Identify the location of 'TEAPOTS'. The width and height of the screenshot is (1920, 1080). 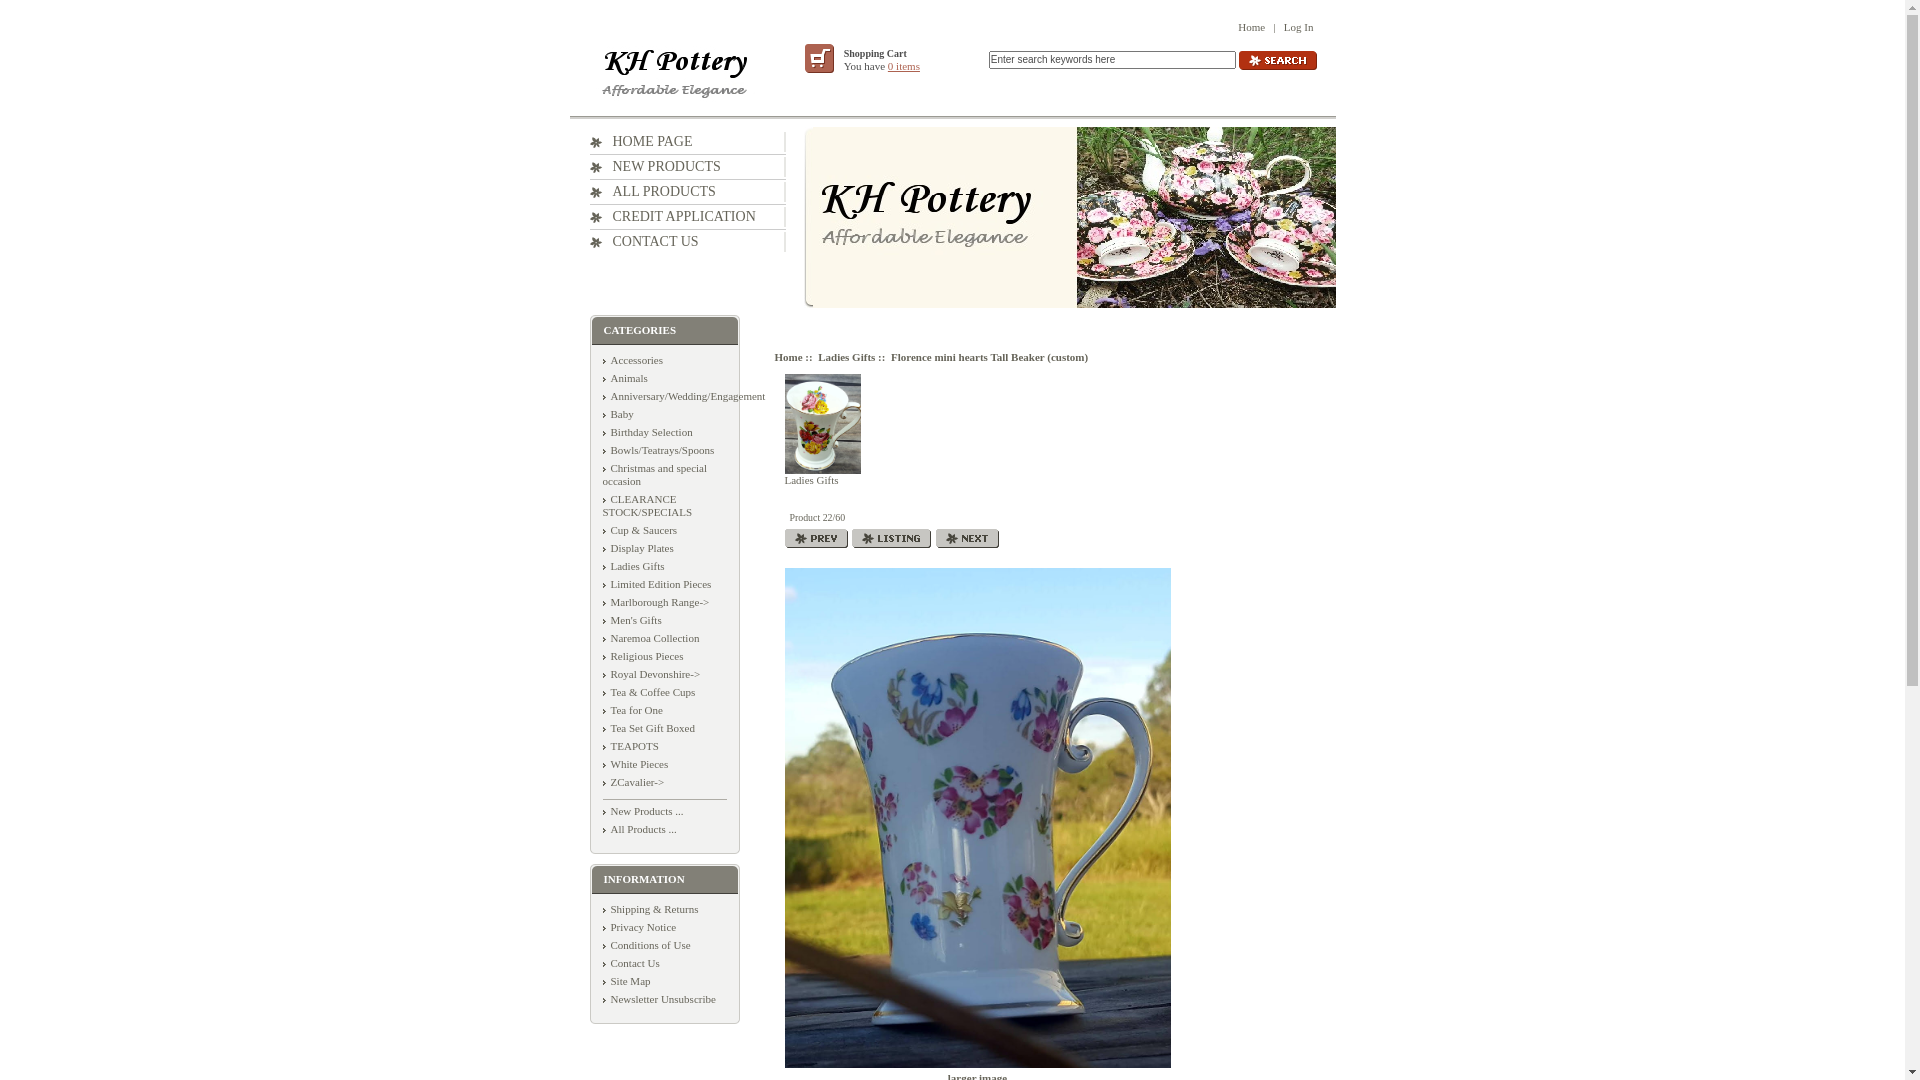
(628, 745).